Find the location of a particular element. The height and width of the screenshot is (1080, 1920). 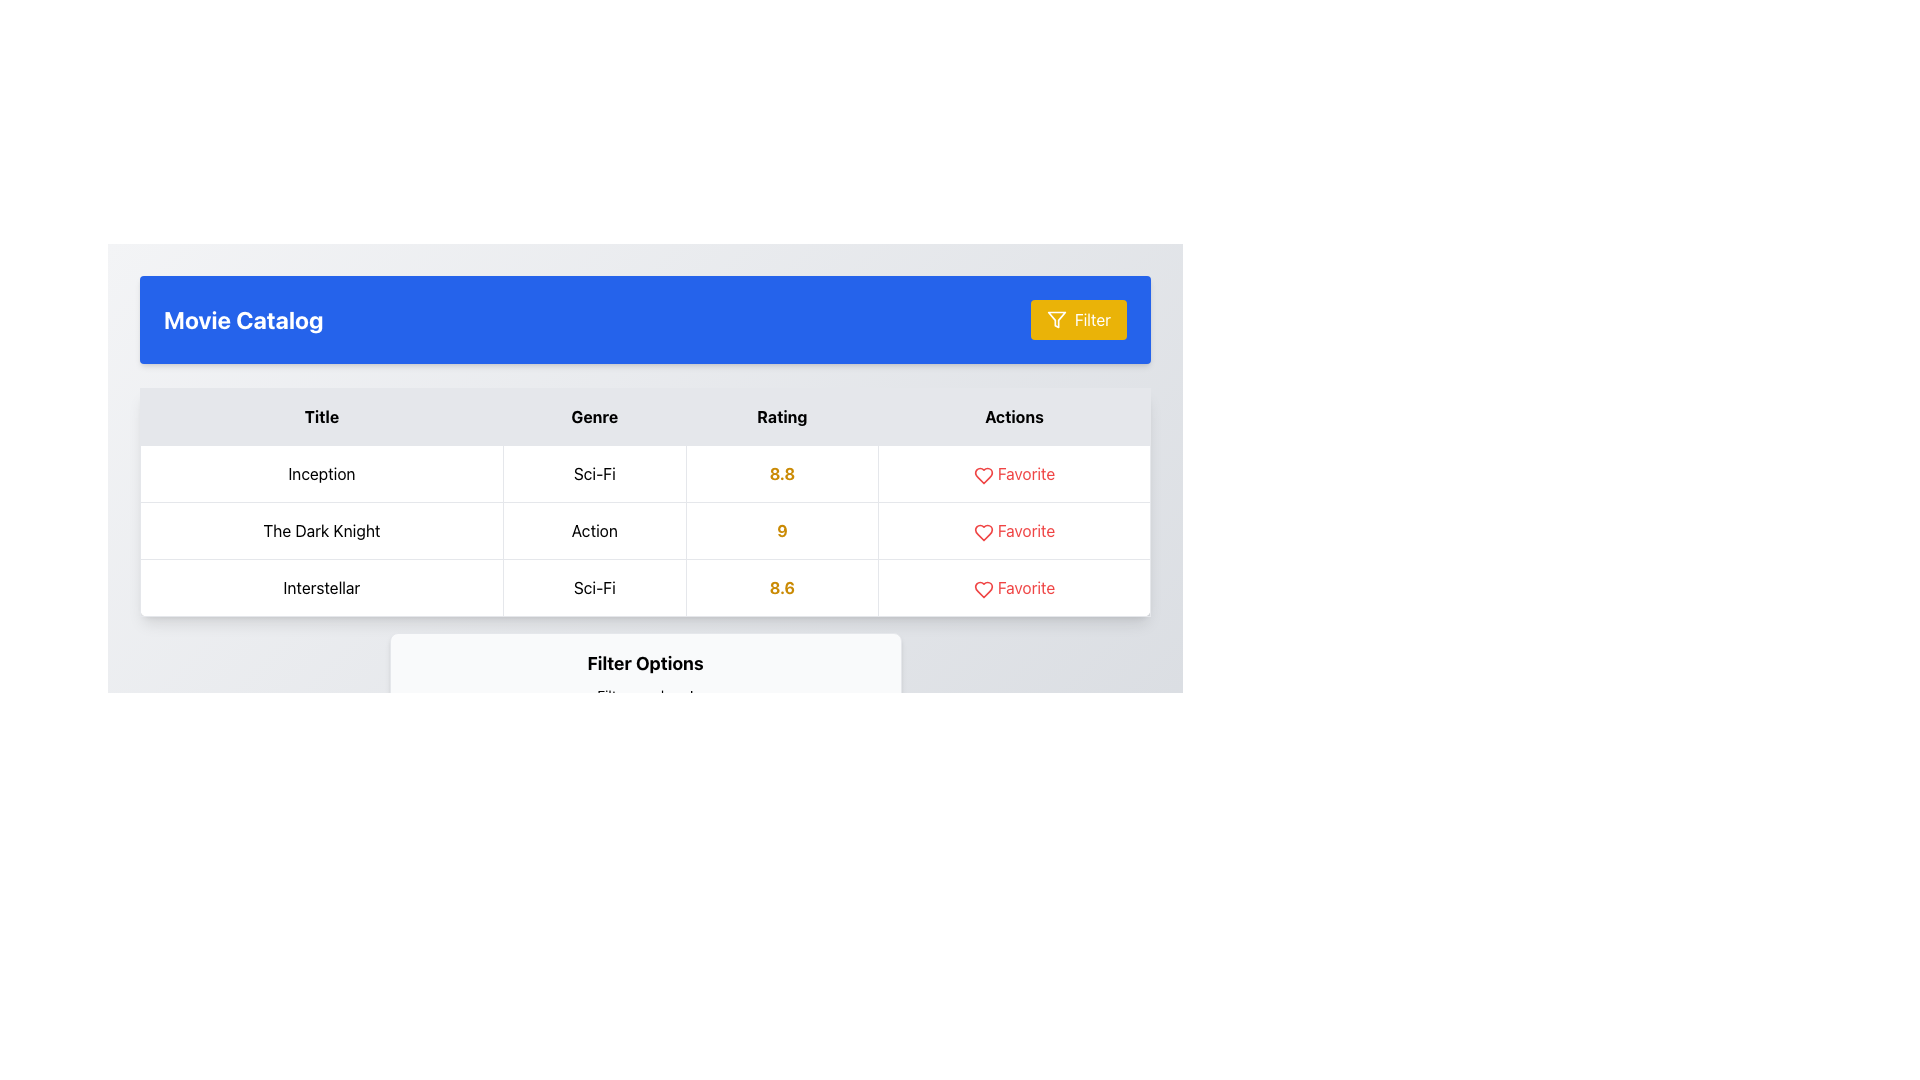

the text label displaying the rating '8.8' for the movie 'Inception', which is located in the third cell of the first row under the 'Rating' column is located at coordinates (781, 474).